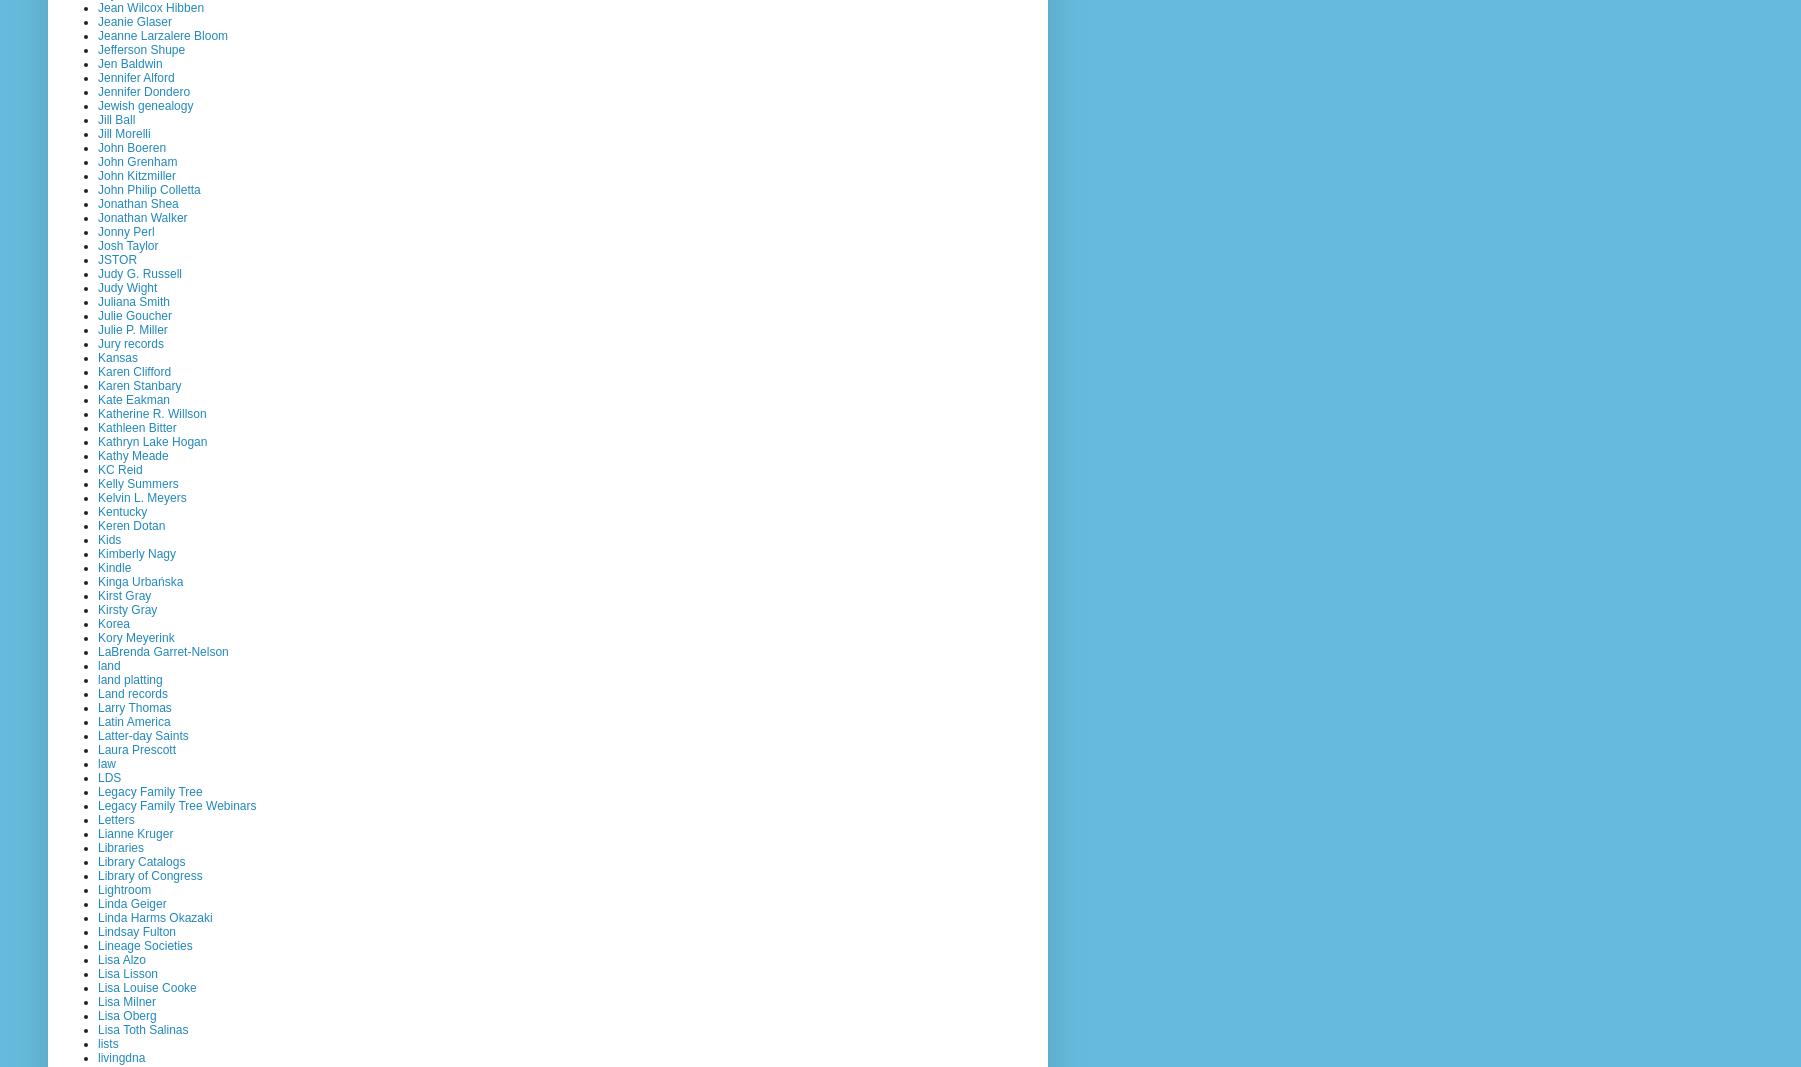 The height and width of the screenshot is (1067, 1801). I want to click on 'lists', so click(108, 1042).